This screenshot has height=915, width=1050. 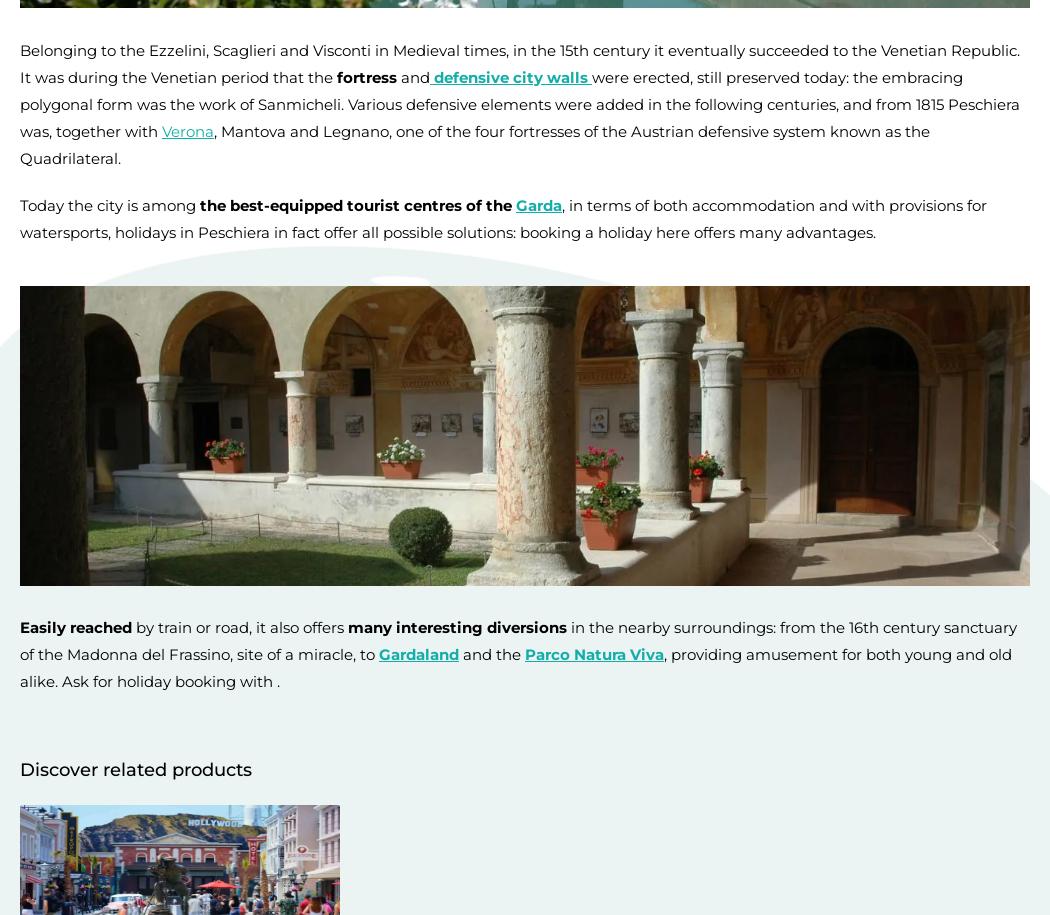 I want to click on 'Terms and Conditions', so click(x=85, y=833).